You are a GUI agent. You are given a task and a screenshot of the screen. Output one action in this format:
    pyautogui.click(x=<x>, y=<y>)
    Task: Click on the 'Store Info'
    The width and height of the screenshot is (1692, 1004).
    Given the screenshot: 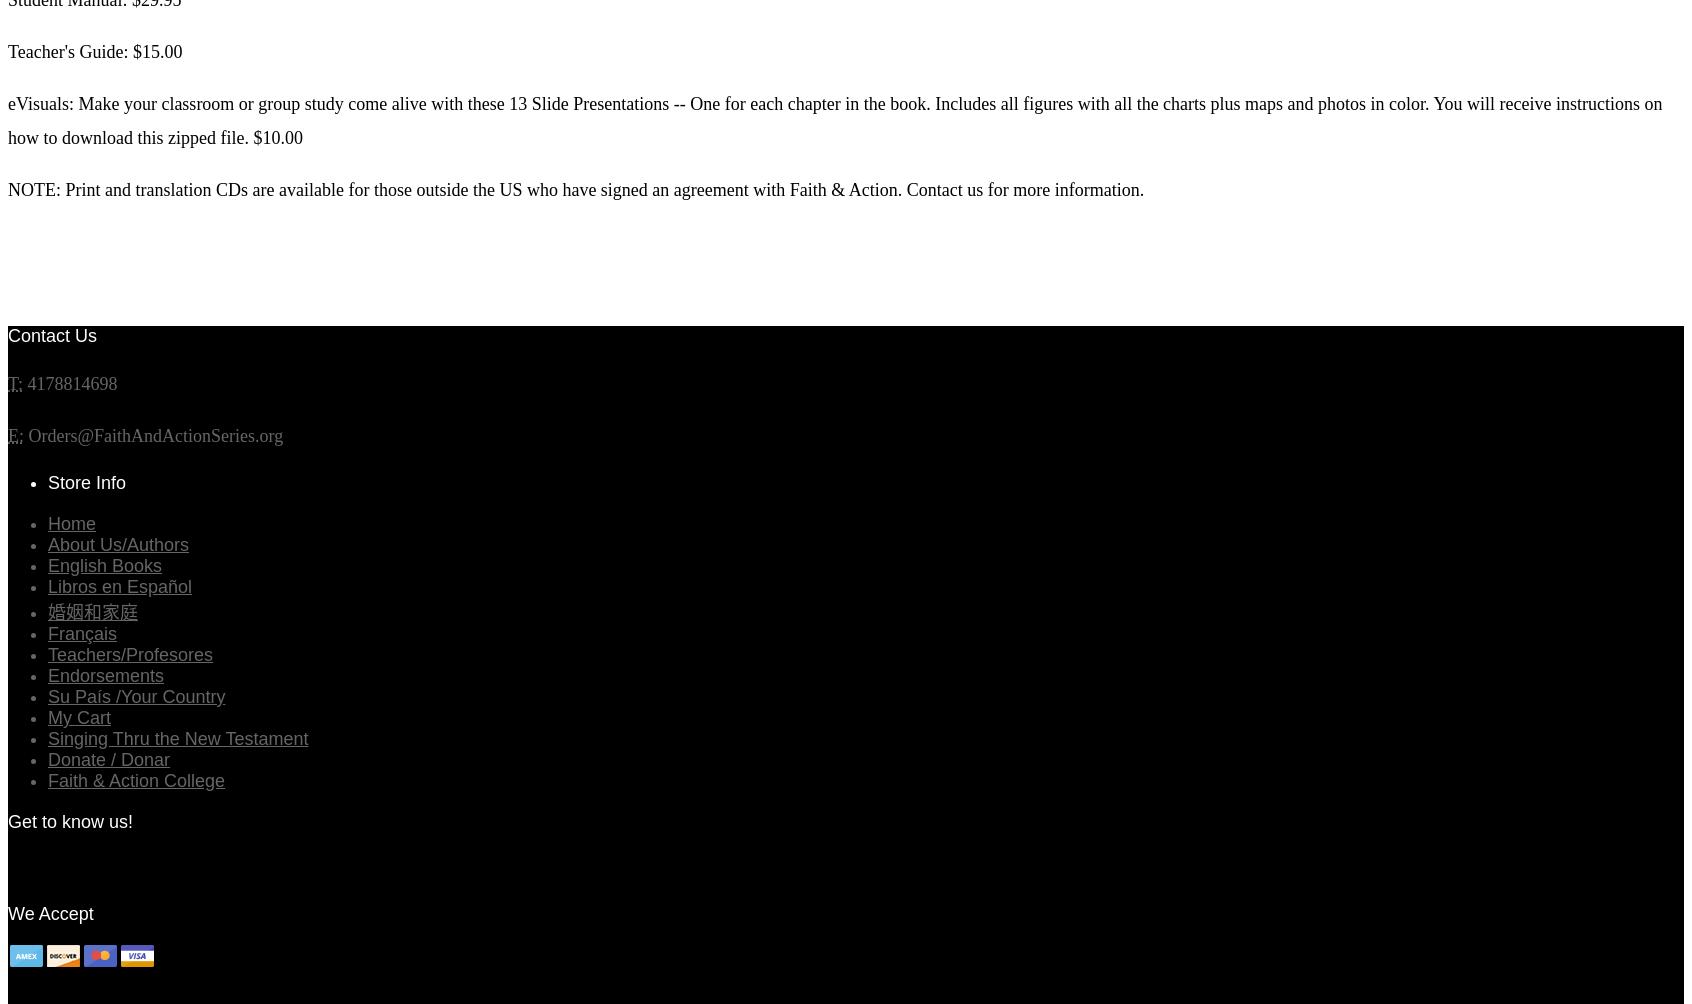 What is the action you would take?
    pyautogui.click(x=86, y=481)
    